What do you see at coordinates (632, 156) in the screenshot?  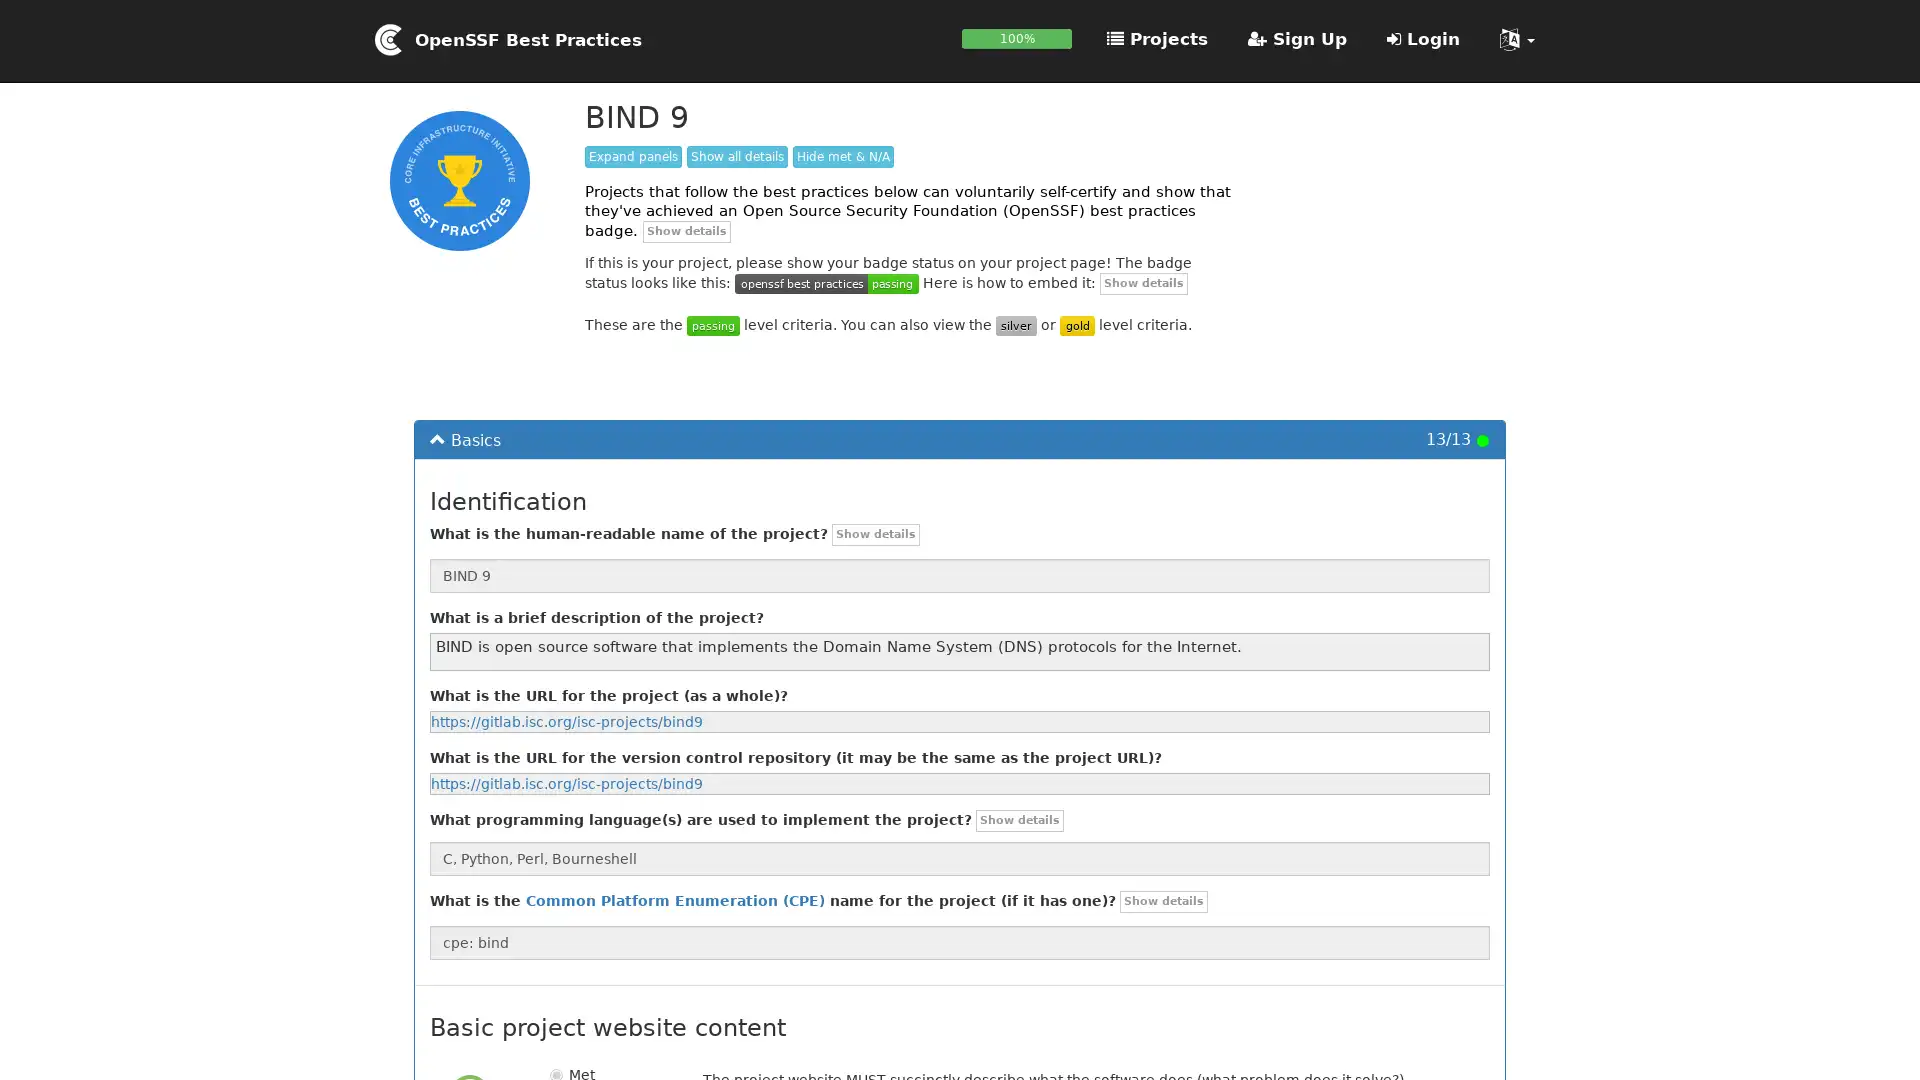 I see `Expand panels` at bounding box center [632, 156].